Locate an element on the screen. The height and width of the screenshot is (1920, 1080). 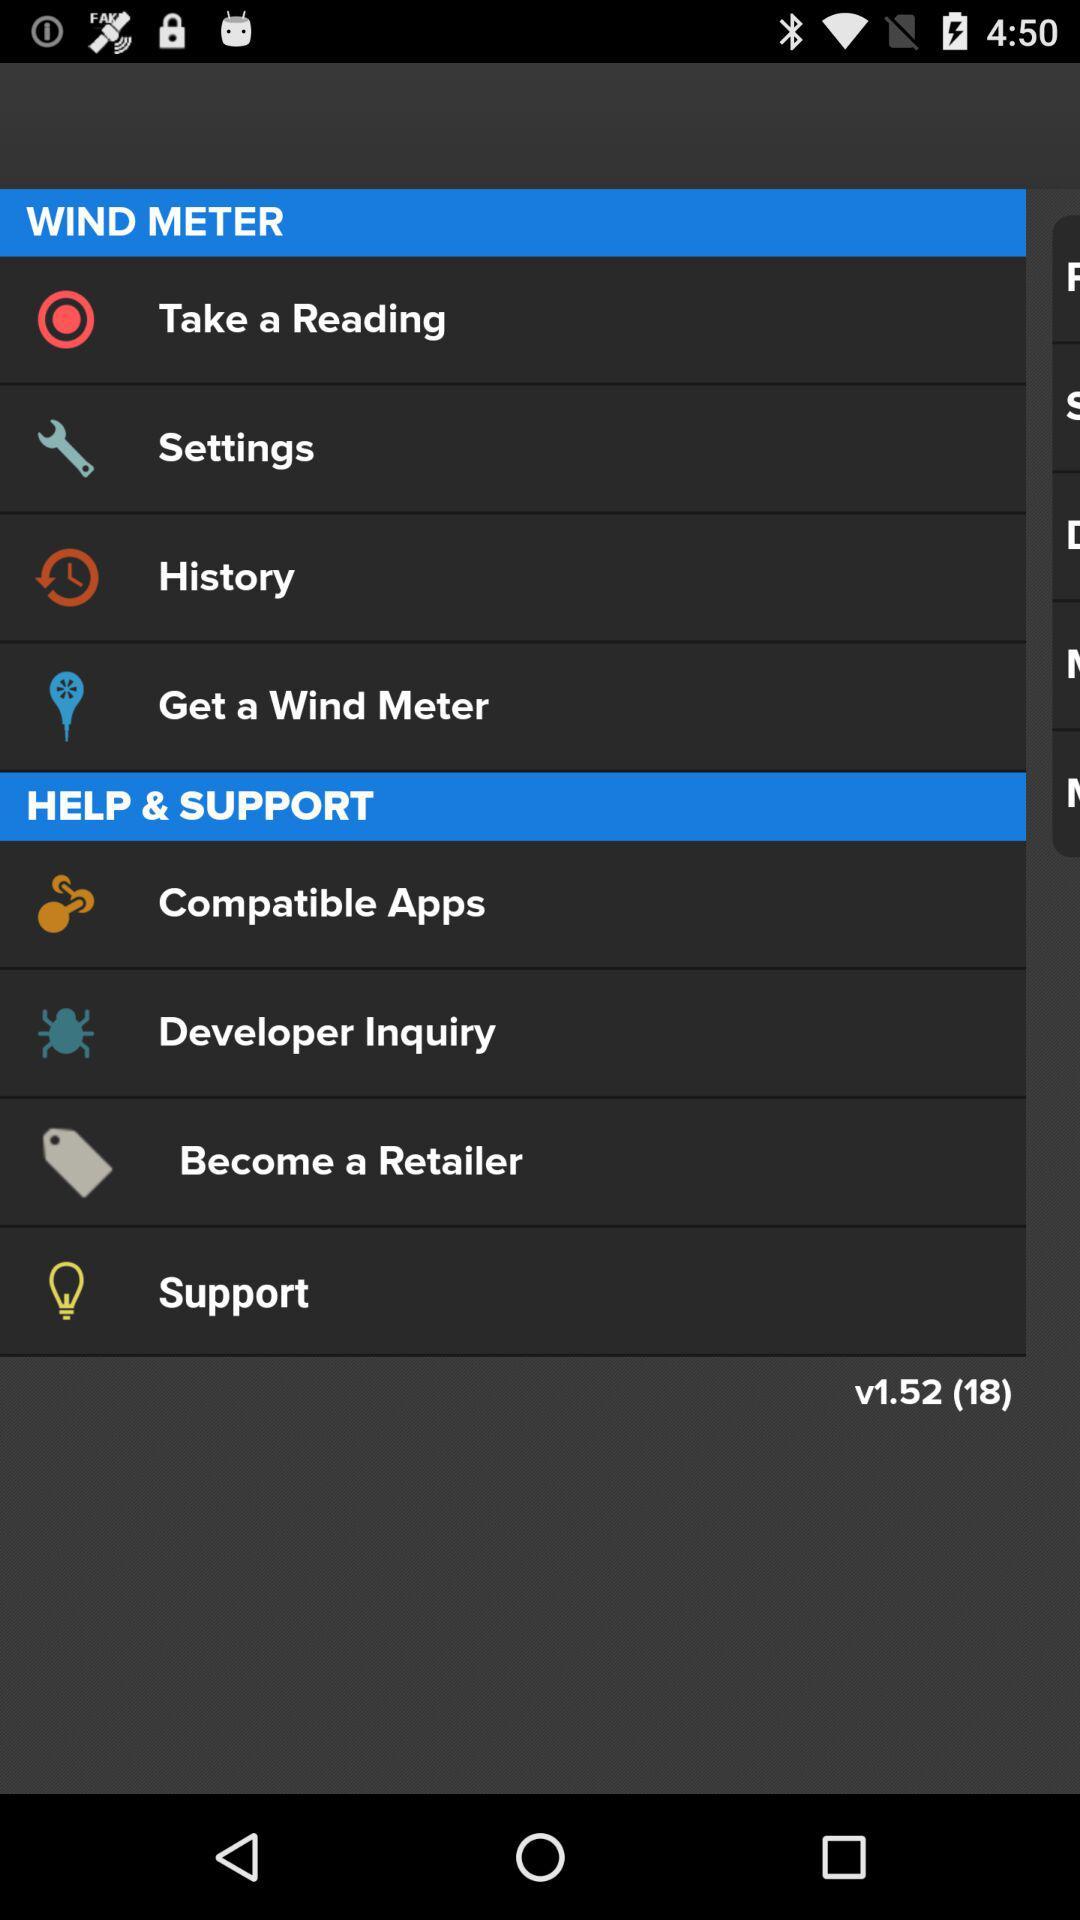
the get a wind item is located at coordinates (512, 706).